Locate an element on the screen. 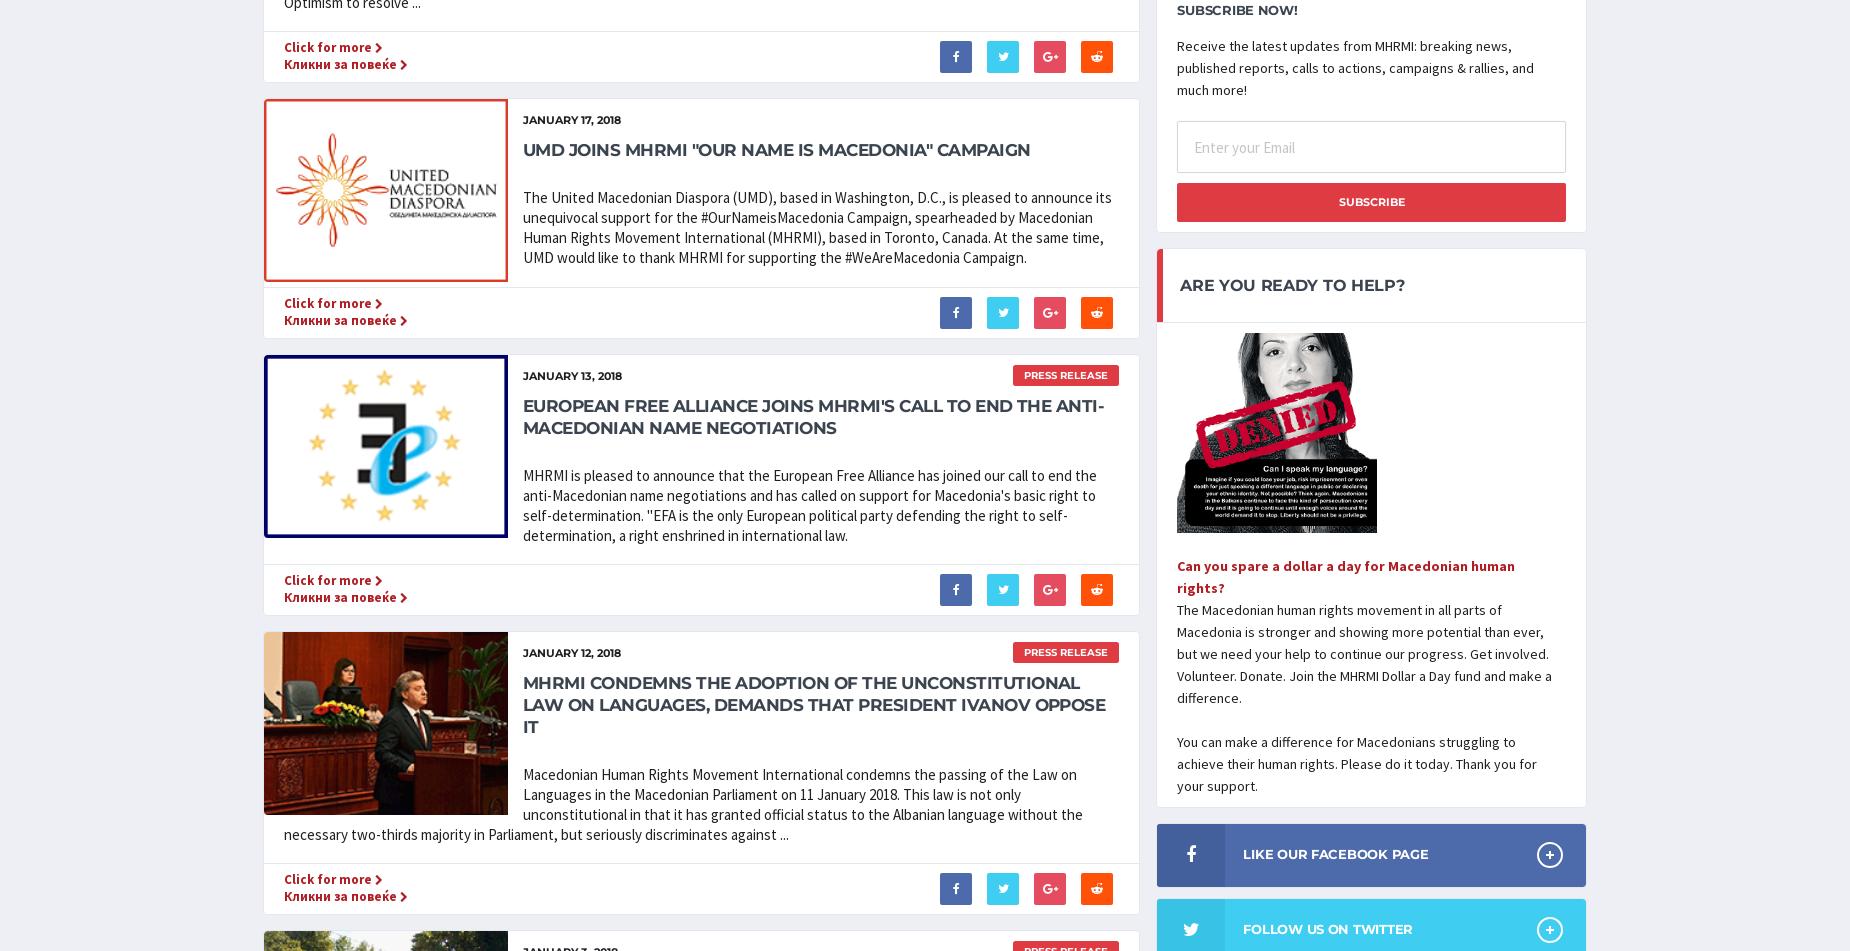  'You can make a difference for Macedonians struggling to achieve their human rights. Please do it today. Thank you for your support.' is located at coordinates (1355, 761).